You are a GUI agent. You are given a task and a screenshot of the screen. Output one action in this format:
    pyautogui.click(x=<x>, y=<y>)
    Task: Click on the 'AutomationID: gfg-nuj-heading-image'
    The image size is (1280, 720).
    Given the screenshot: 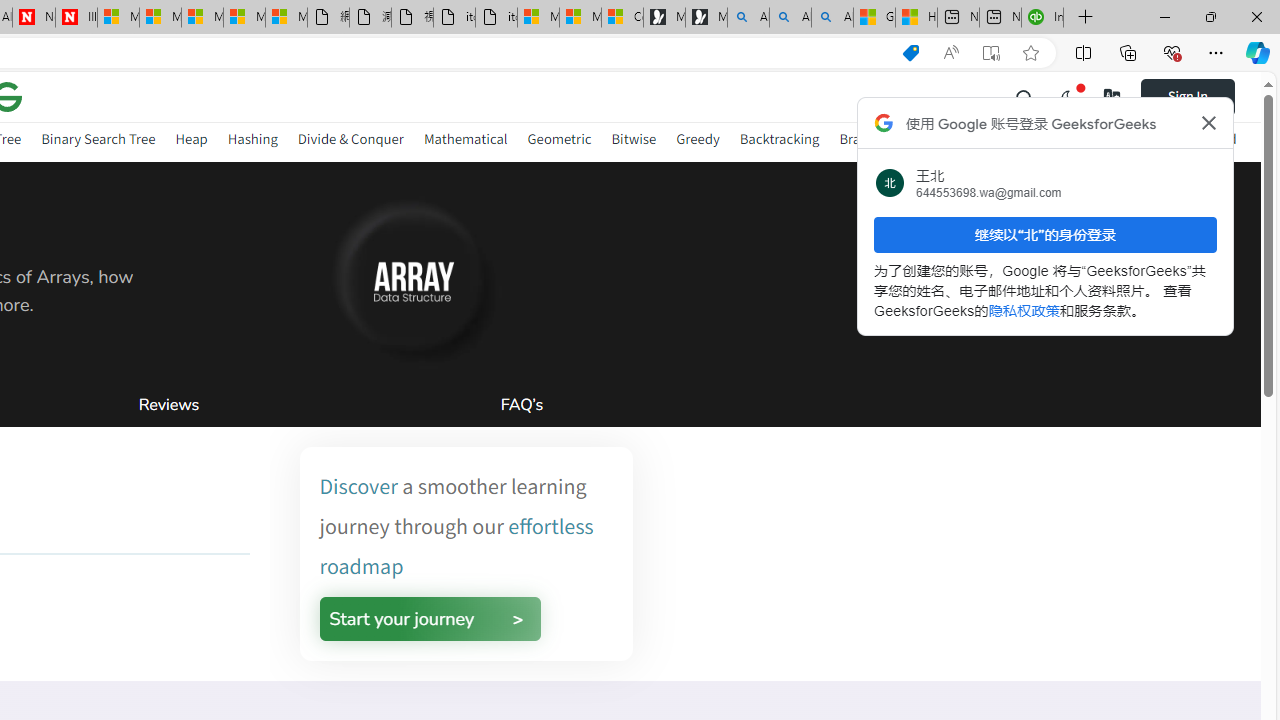 What is the action you would take?
    pyautogui.click(x=407, y=277)
    